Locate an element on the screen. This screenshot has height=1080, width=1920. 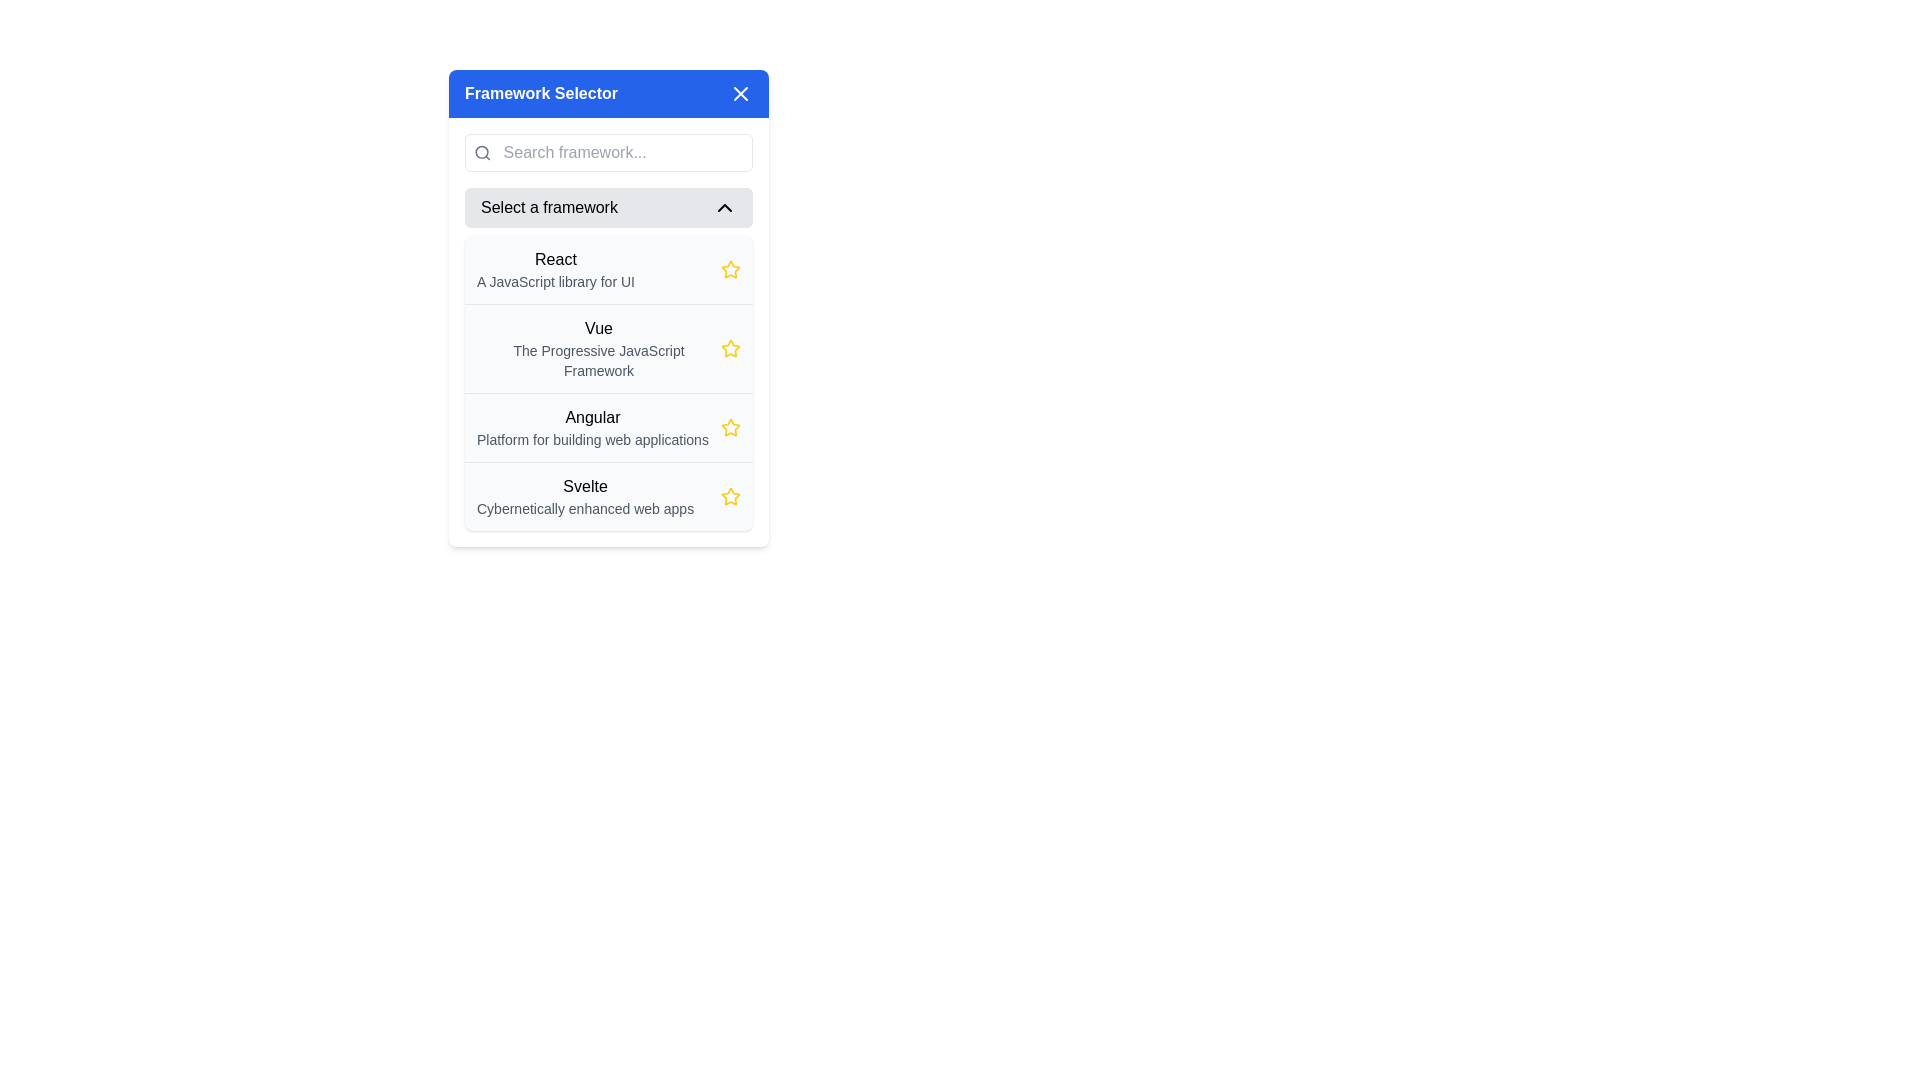
the fourth item in the list, which is located beneath the 'Angular' item and is related to 'Svelte' is located at coordinates (608, 495).